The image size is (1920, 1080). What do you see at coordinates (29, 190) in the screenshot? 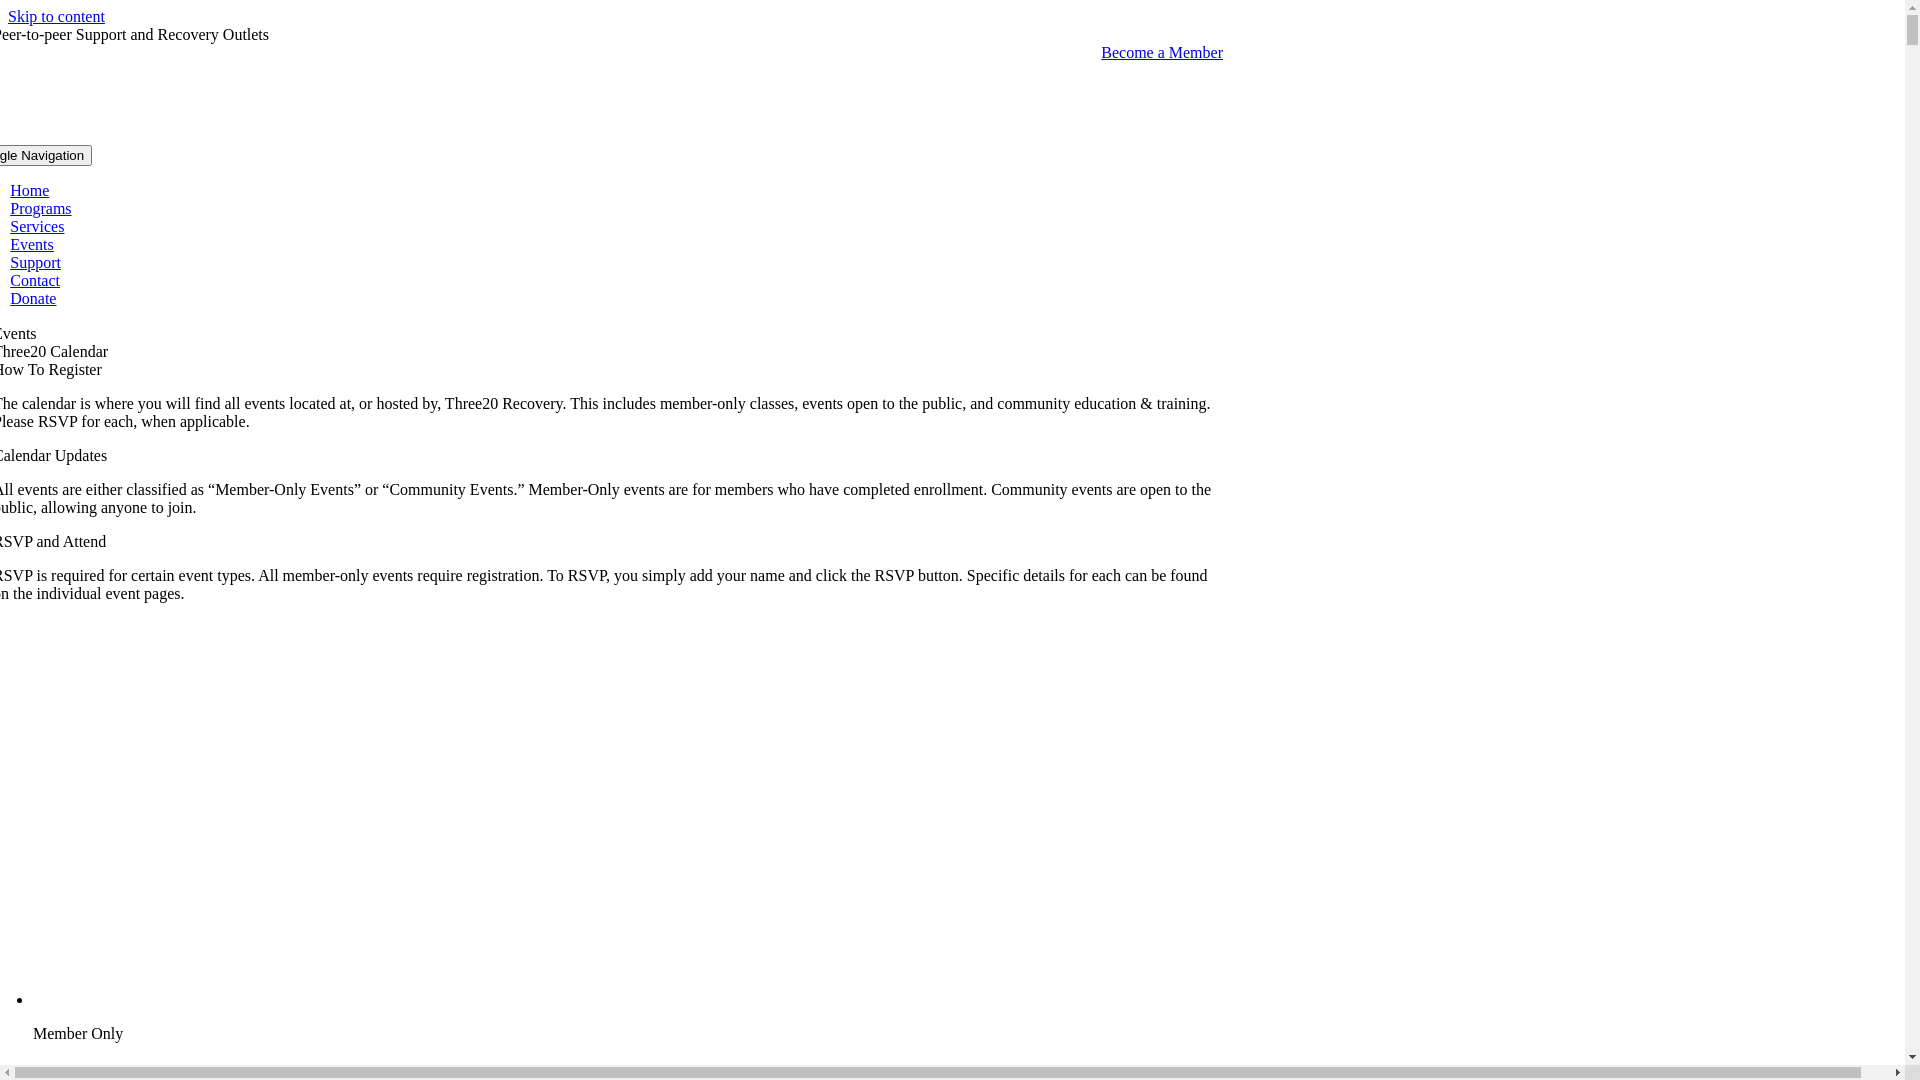
I see `'Home'` at bounding box center [29, 190].